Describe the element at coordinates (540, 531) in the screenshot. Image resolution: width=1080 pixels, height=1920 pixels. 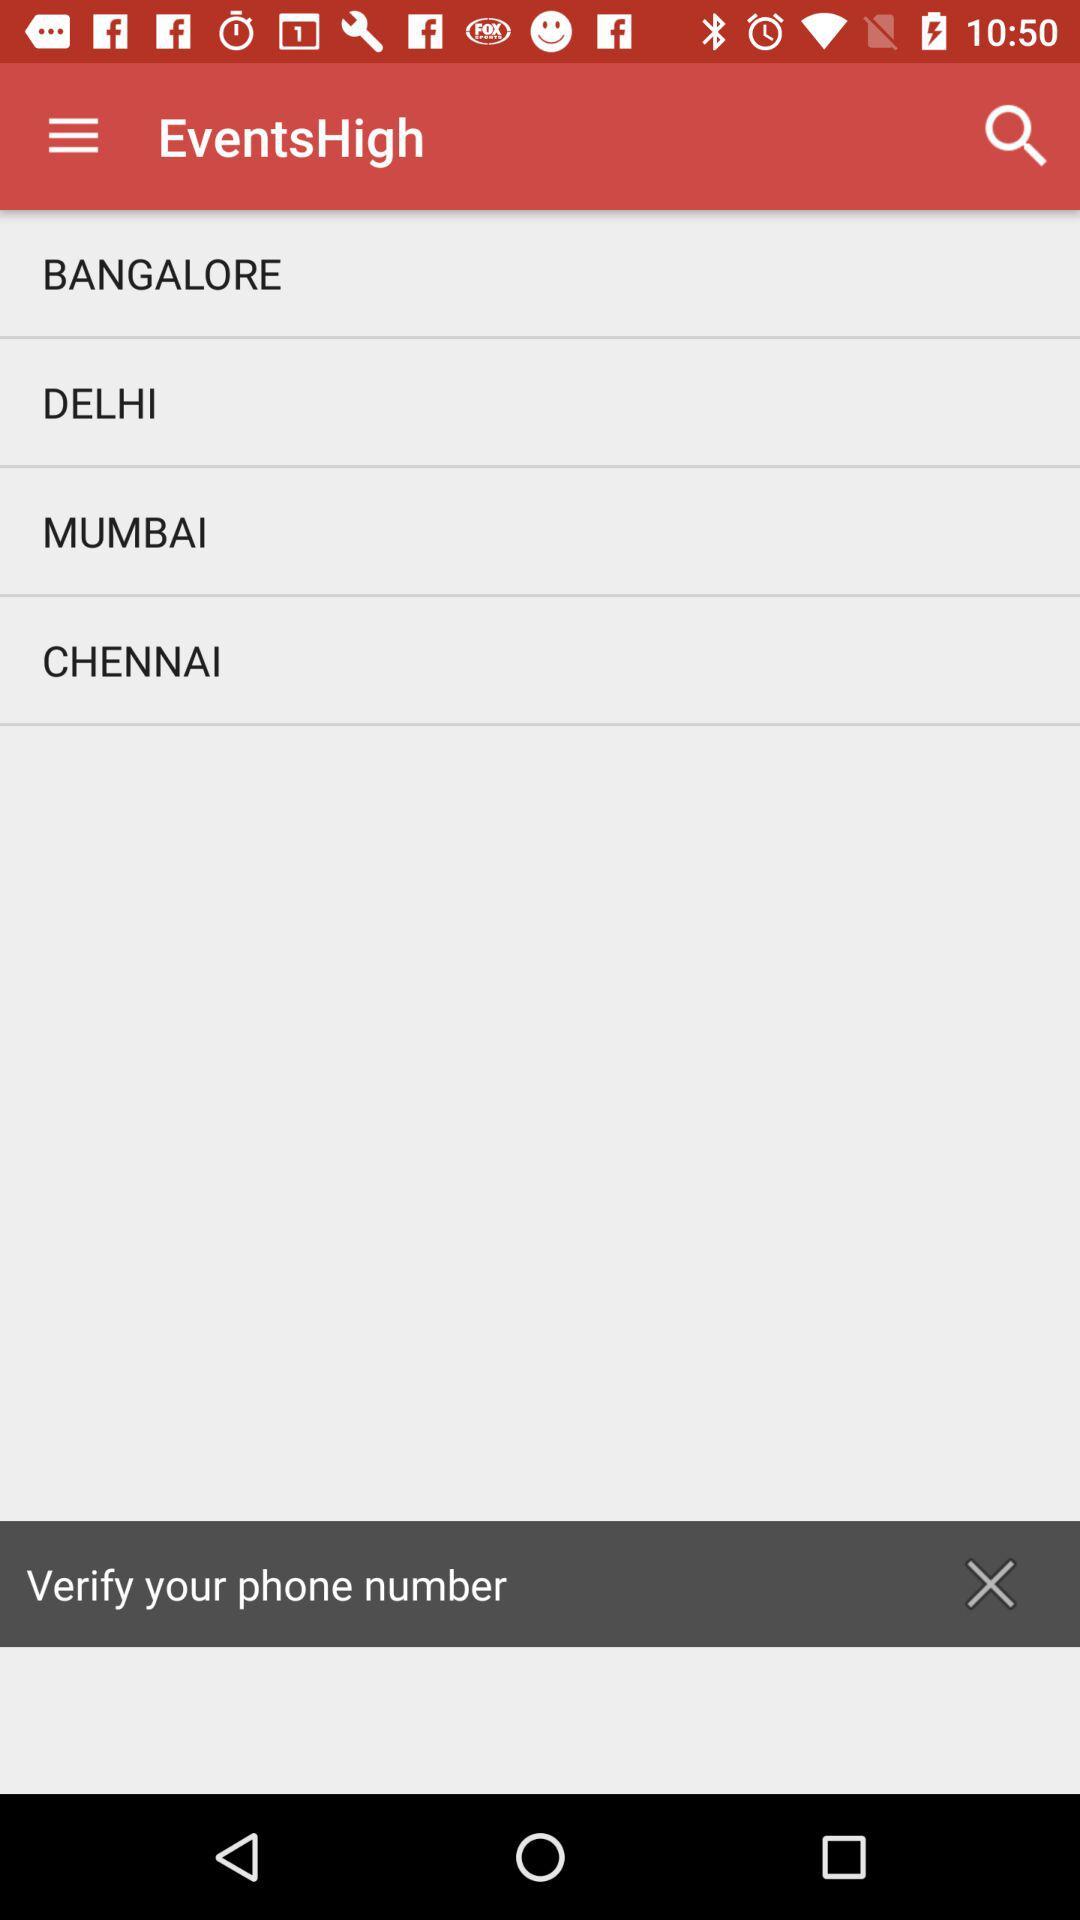
I see `the icon above the chennai item` at that location.